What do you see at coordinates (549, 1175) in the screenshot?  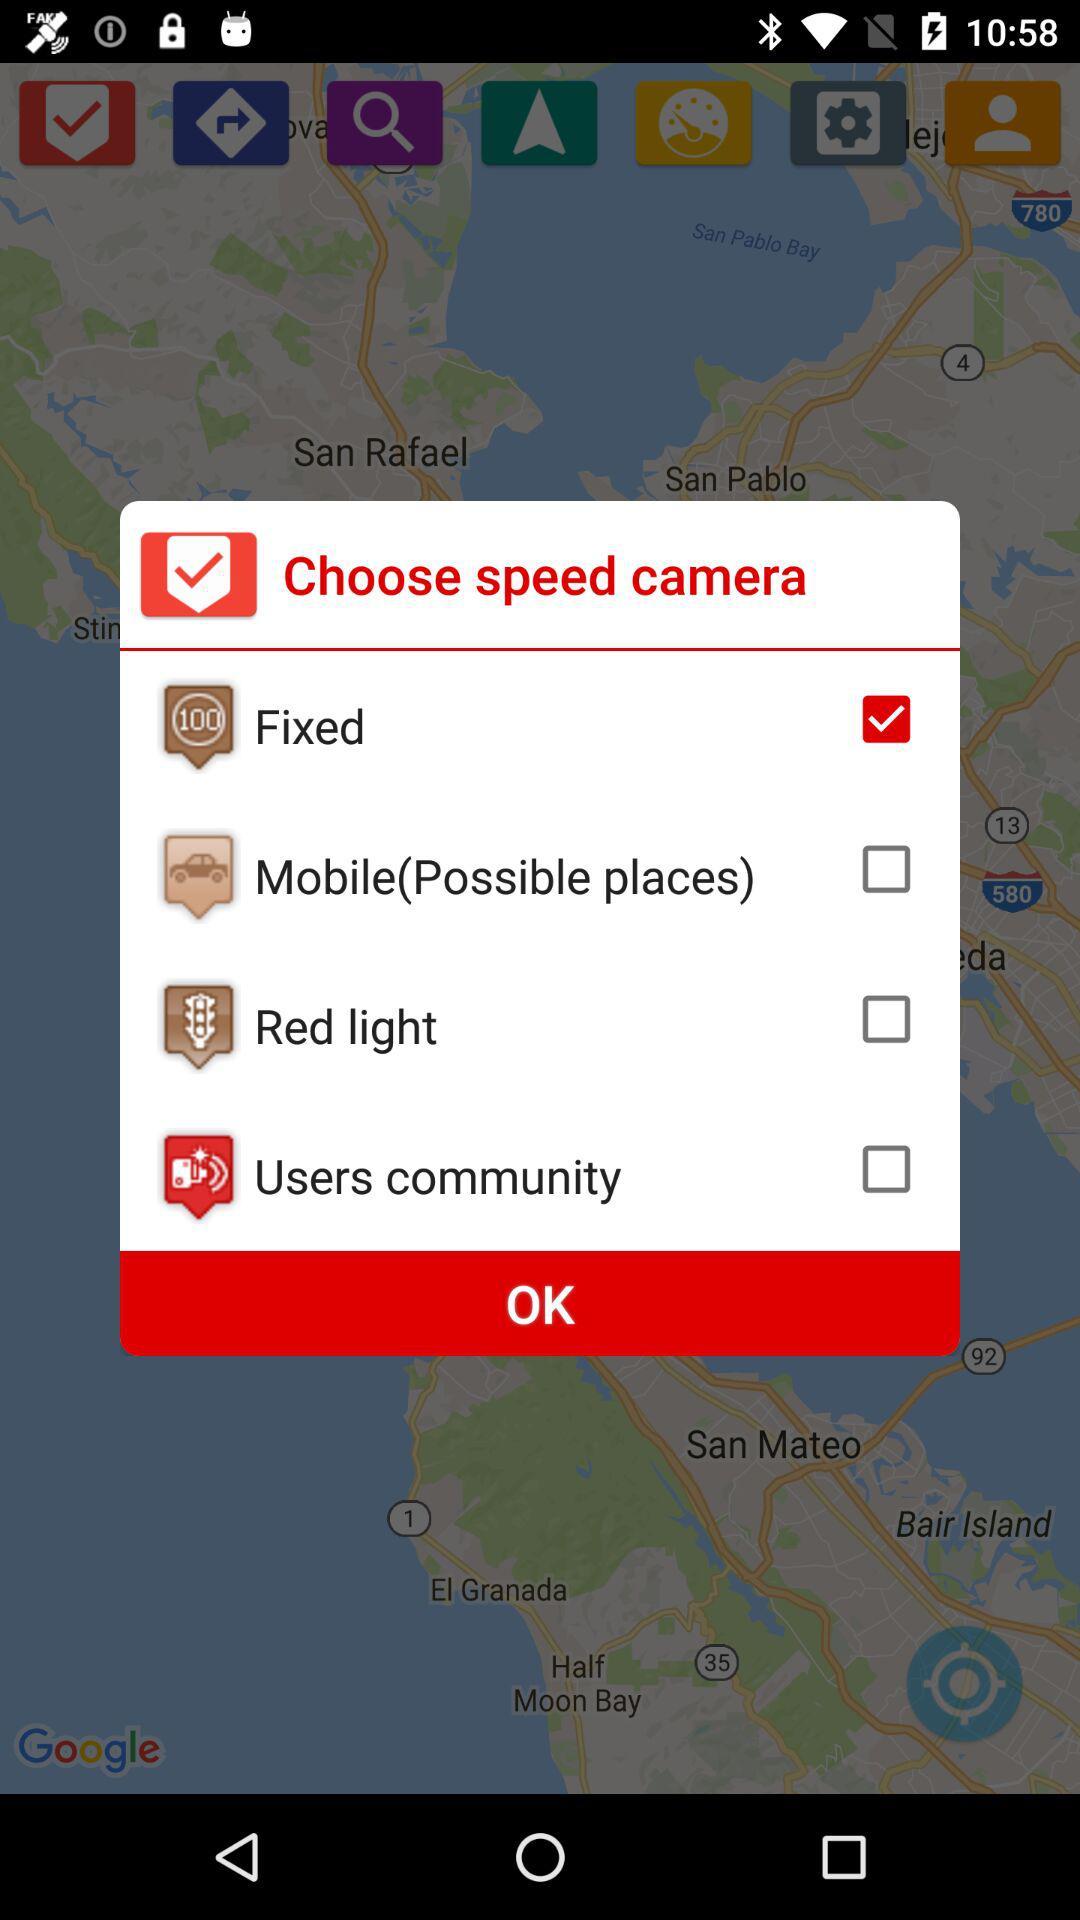 I see `users community` at bounding box center [549, 1175].